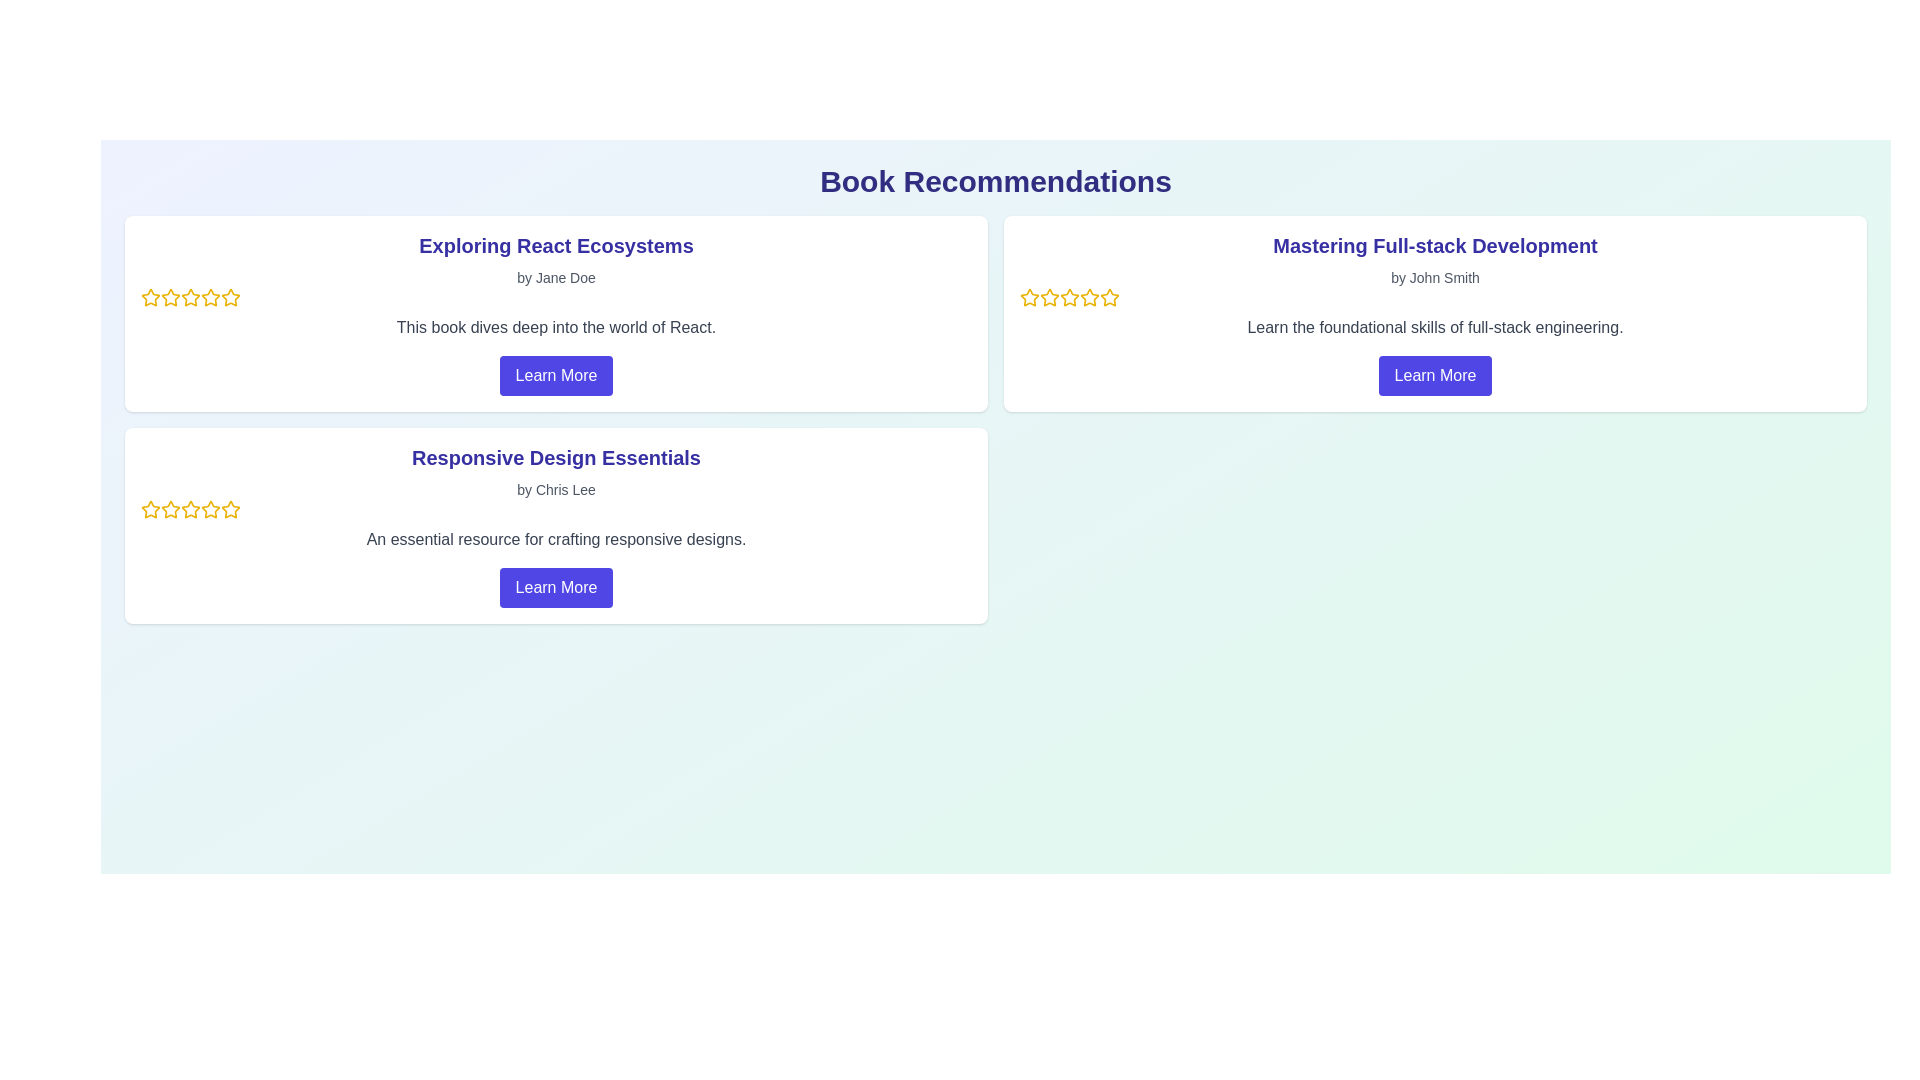 This screenshot has width=1920, height=1080. What do you see at coordinates (211, 508) in the screenshot?
I see `the sixth star icon in the 'Responsive Design Essentials' section to interact` at bounding box center [211, 508].